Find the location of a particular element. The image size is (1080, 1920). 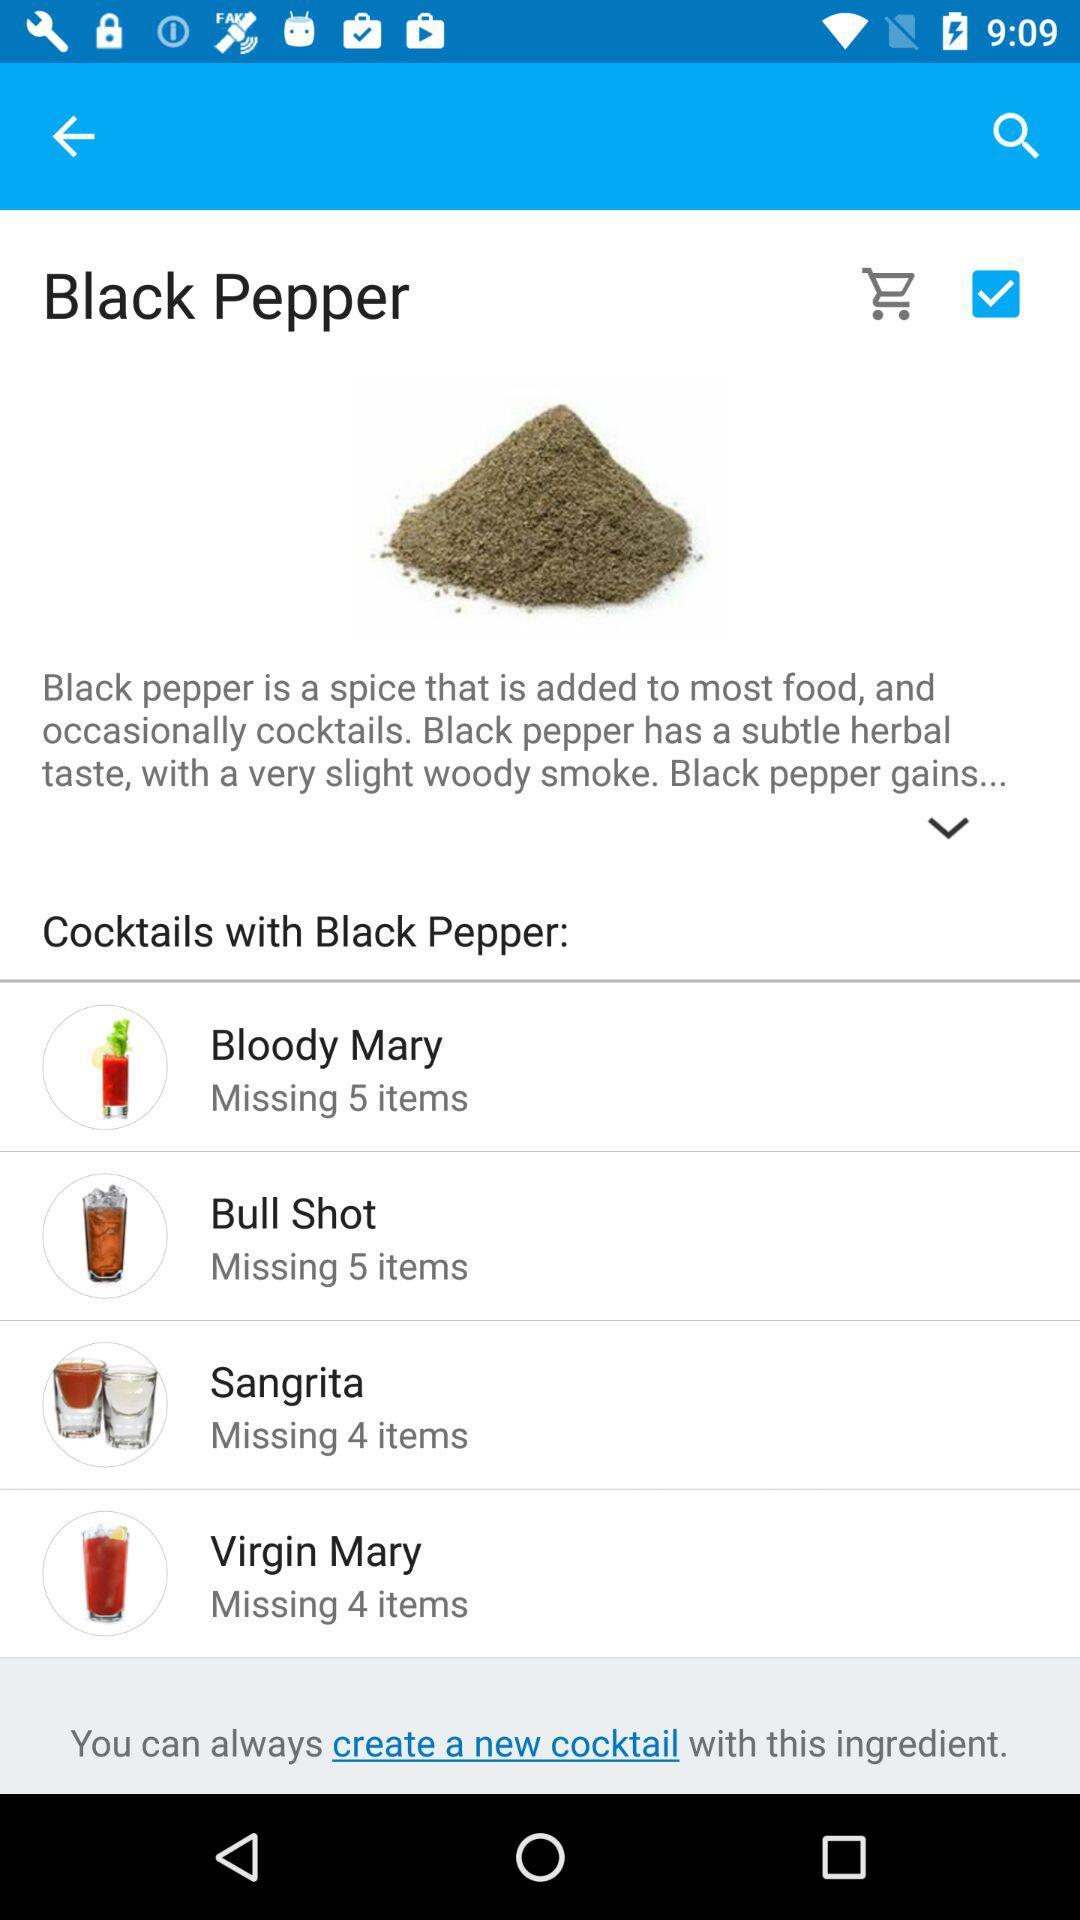

virgin mary is located at coordinates (591, 1543).